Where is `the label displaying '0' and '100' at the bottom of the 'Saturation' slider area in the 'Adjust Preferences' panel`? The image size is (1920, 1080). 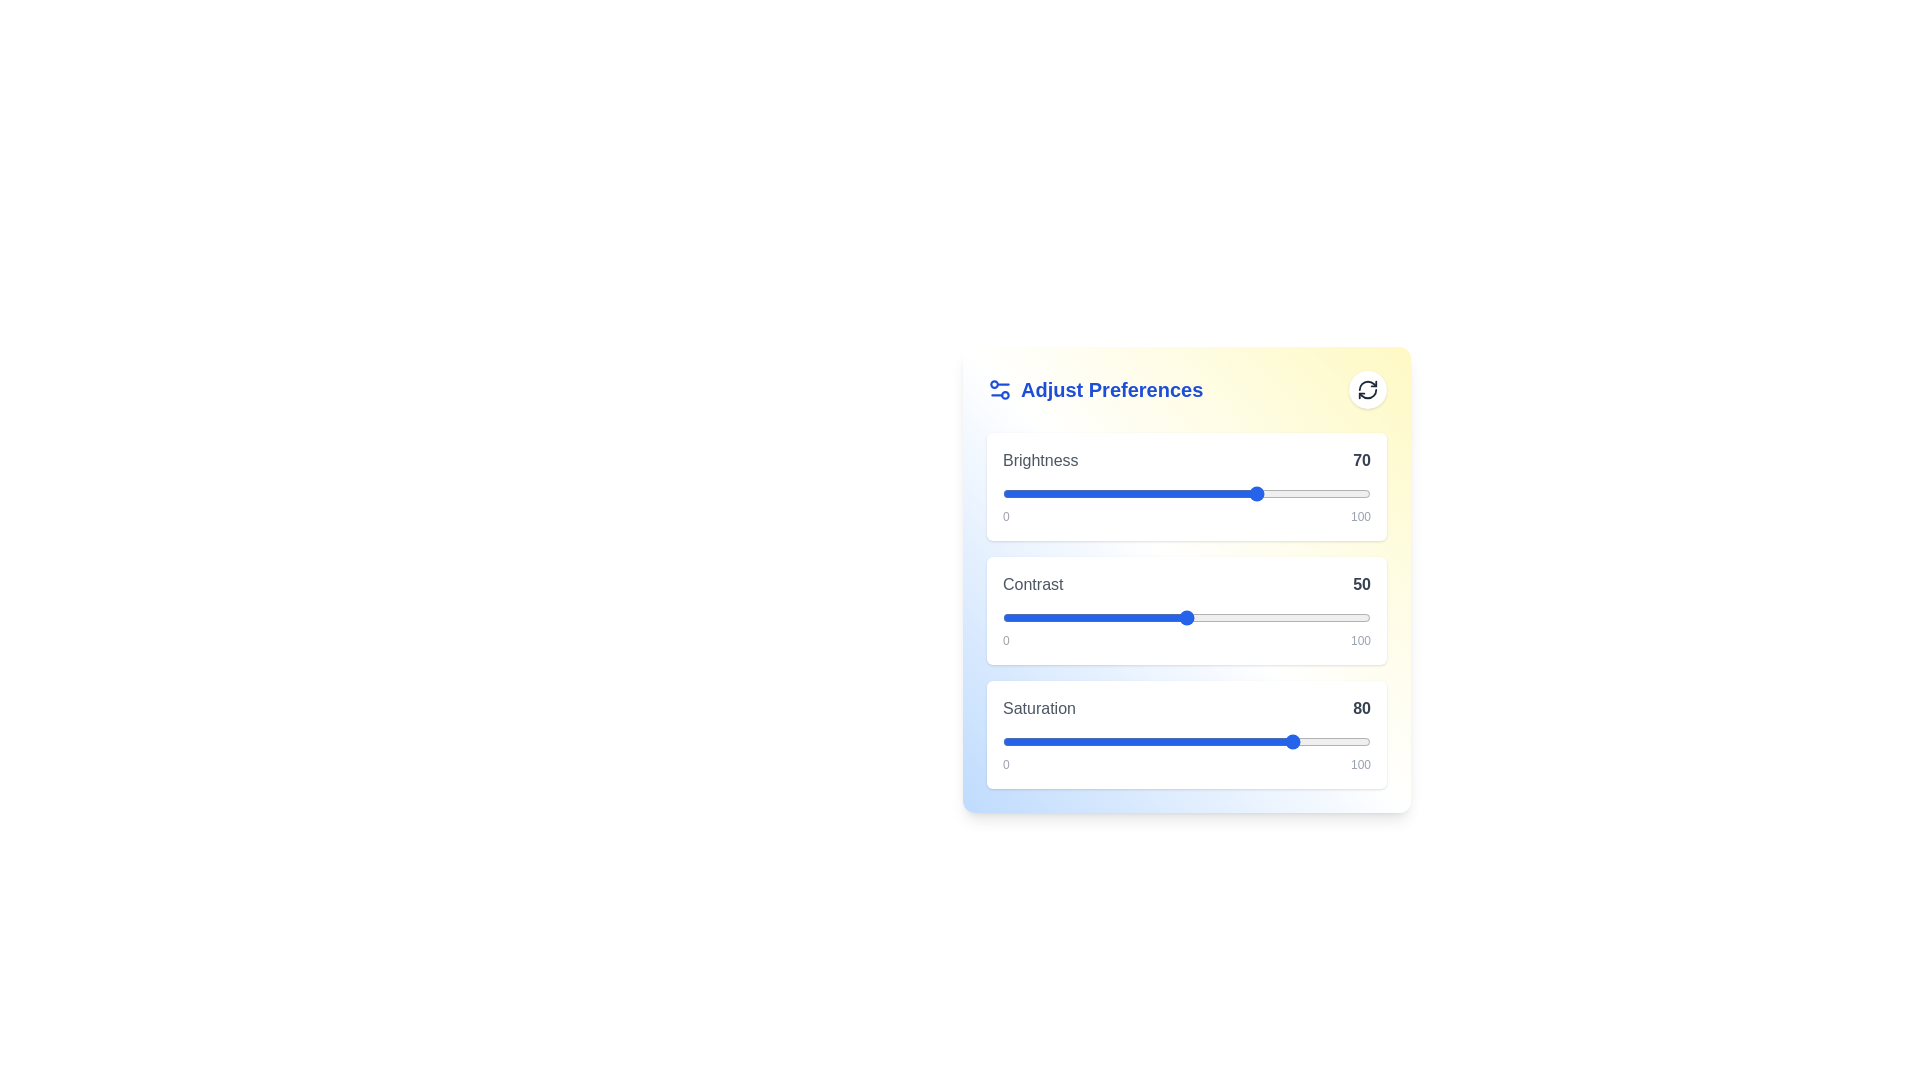
the label displaying '0' and '100' at the bottom of the 'Saturation' slider area in the 'Adjust Preferences' panel is located at coordinates (1186, 764).